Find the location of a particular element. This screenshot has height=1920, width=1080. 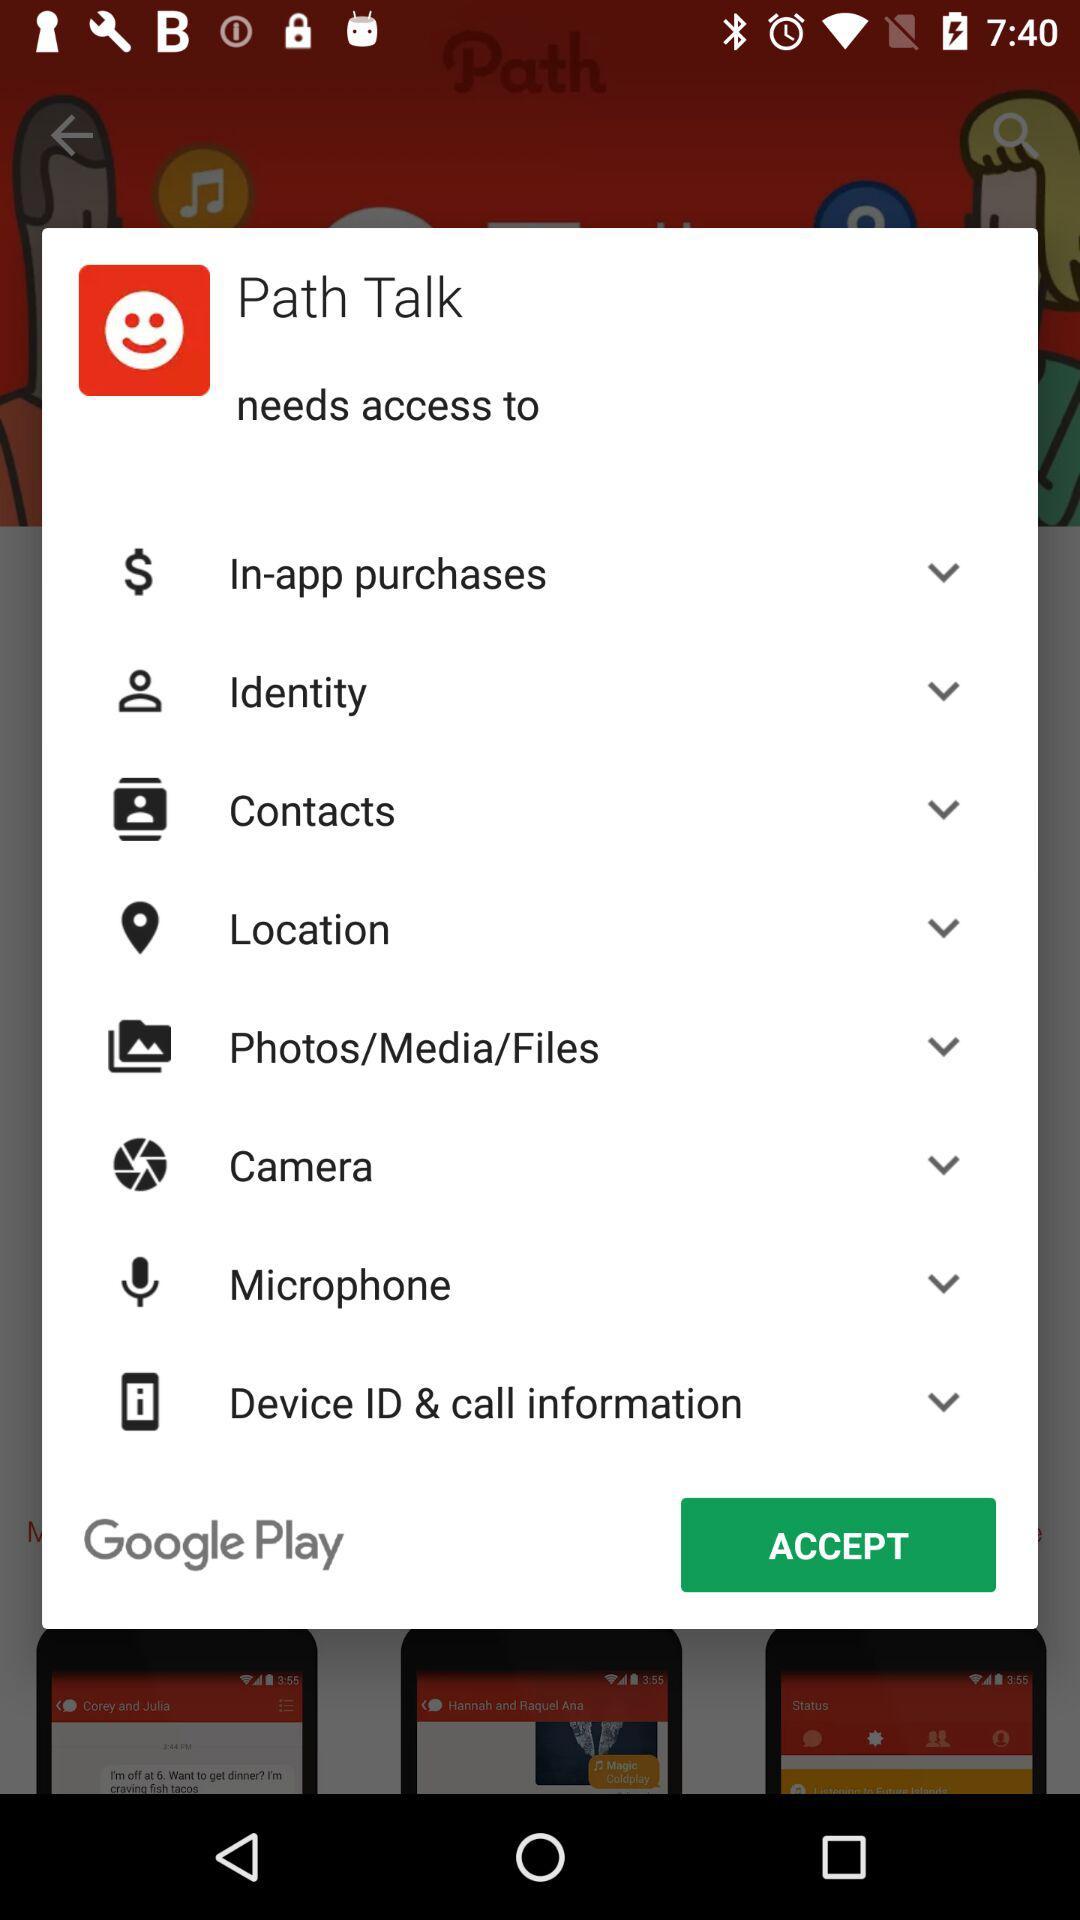

the accept item is located at coordinates (838, 1544).